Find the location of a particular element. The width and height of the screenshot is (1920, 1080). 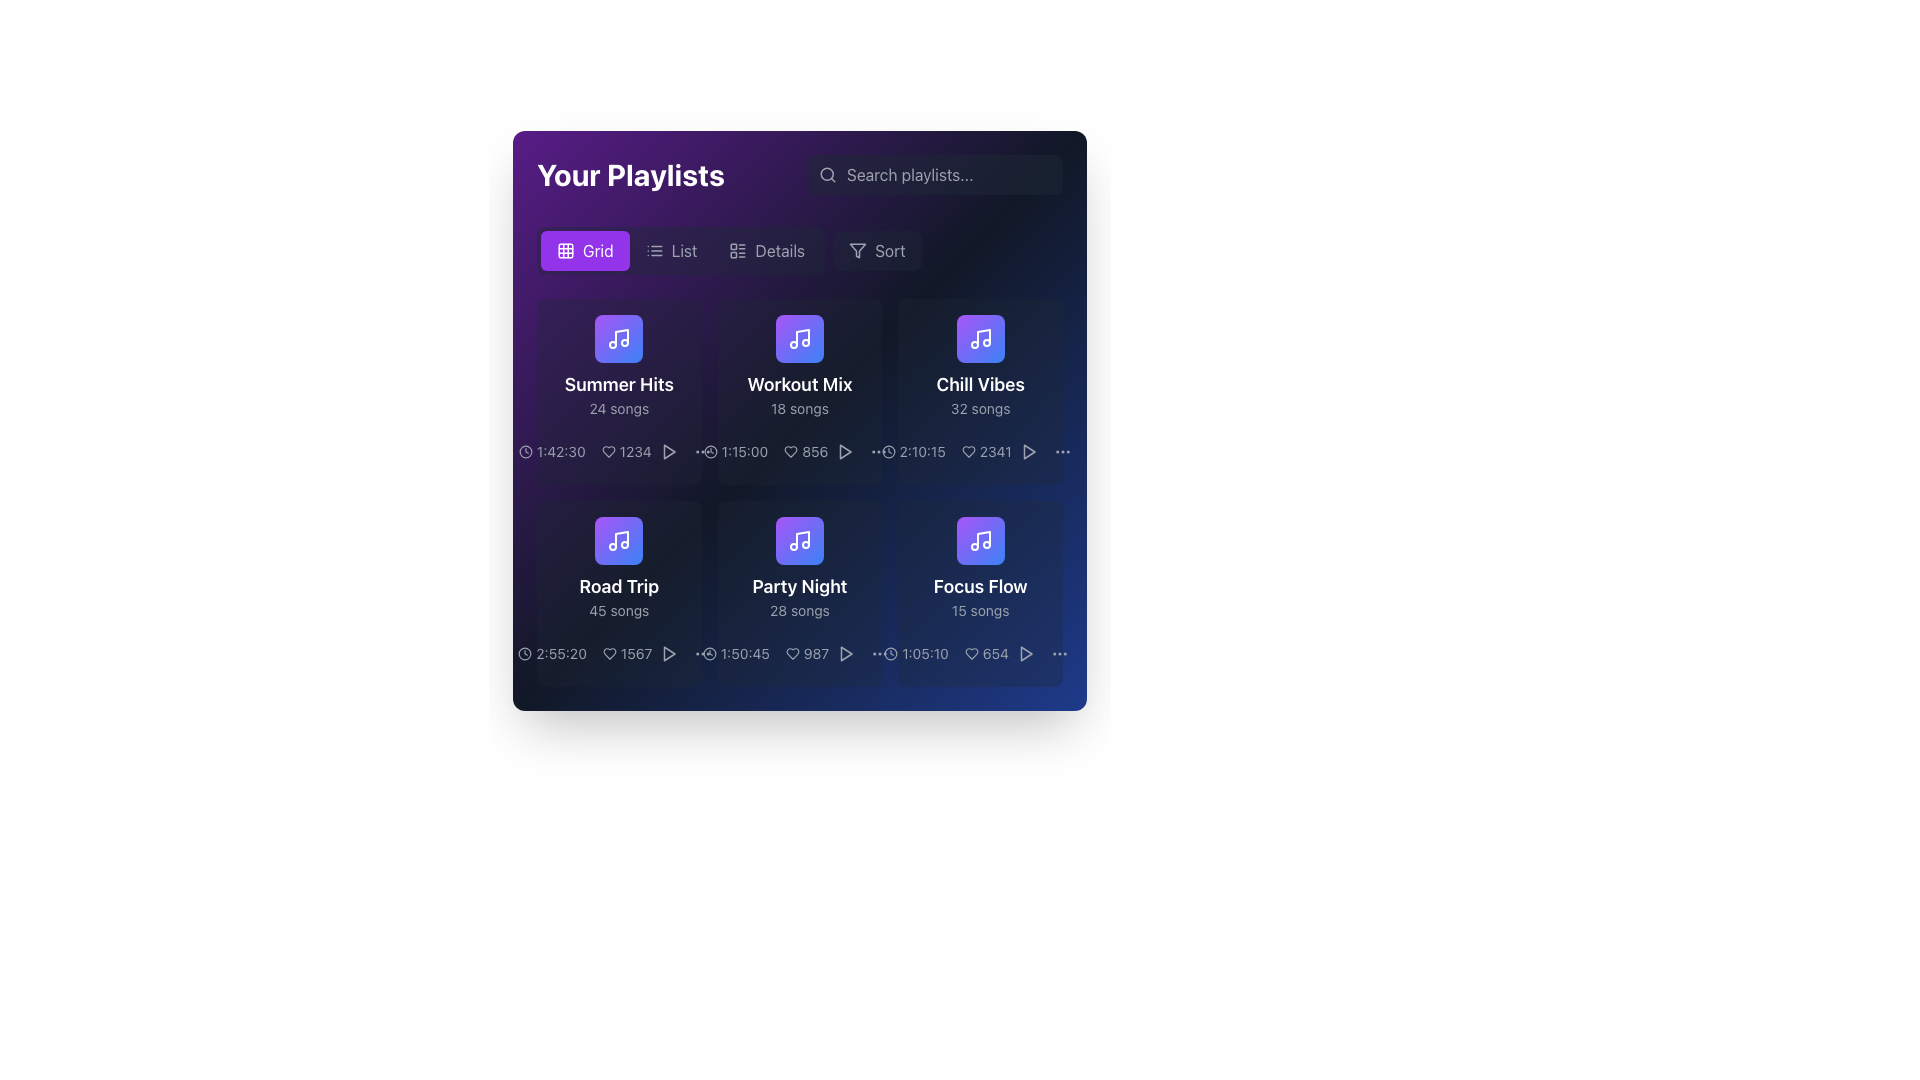

the button located in the bottom-right corner of the 'Party Night' playlist section is located at coordinates (703, 654).